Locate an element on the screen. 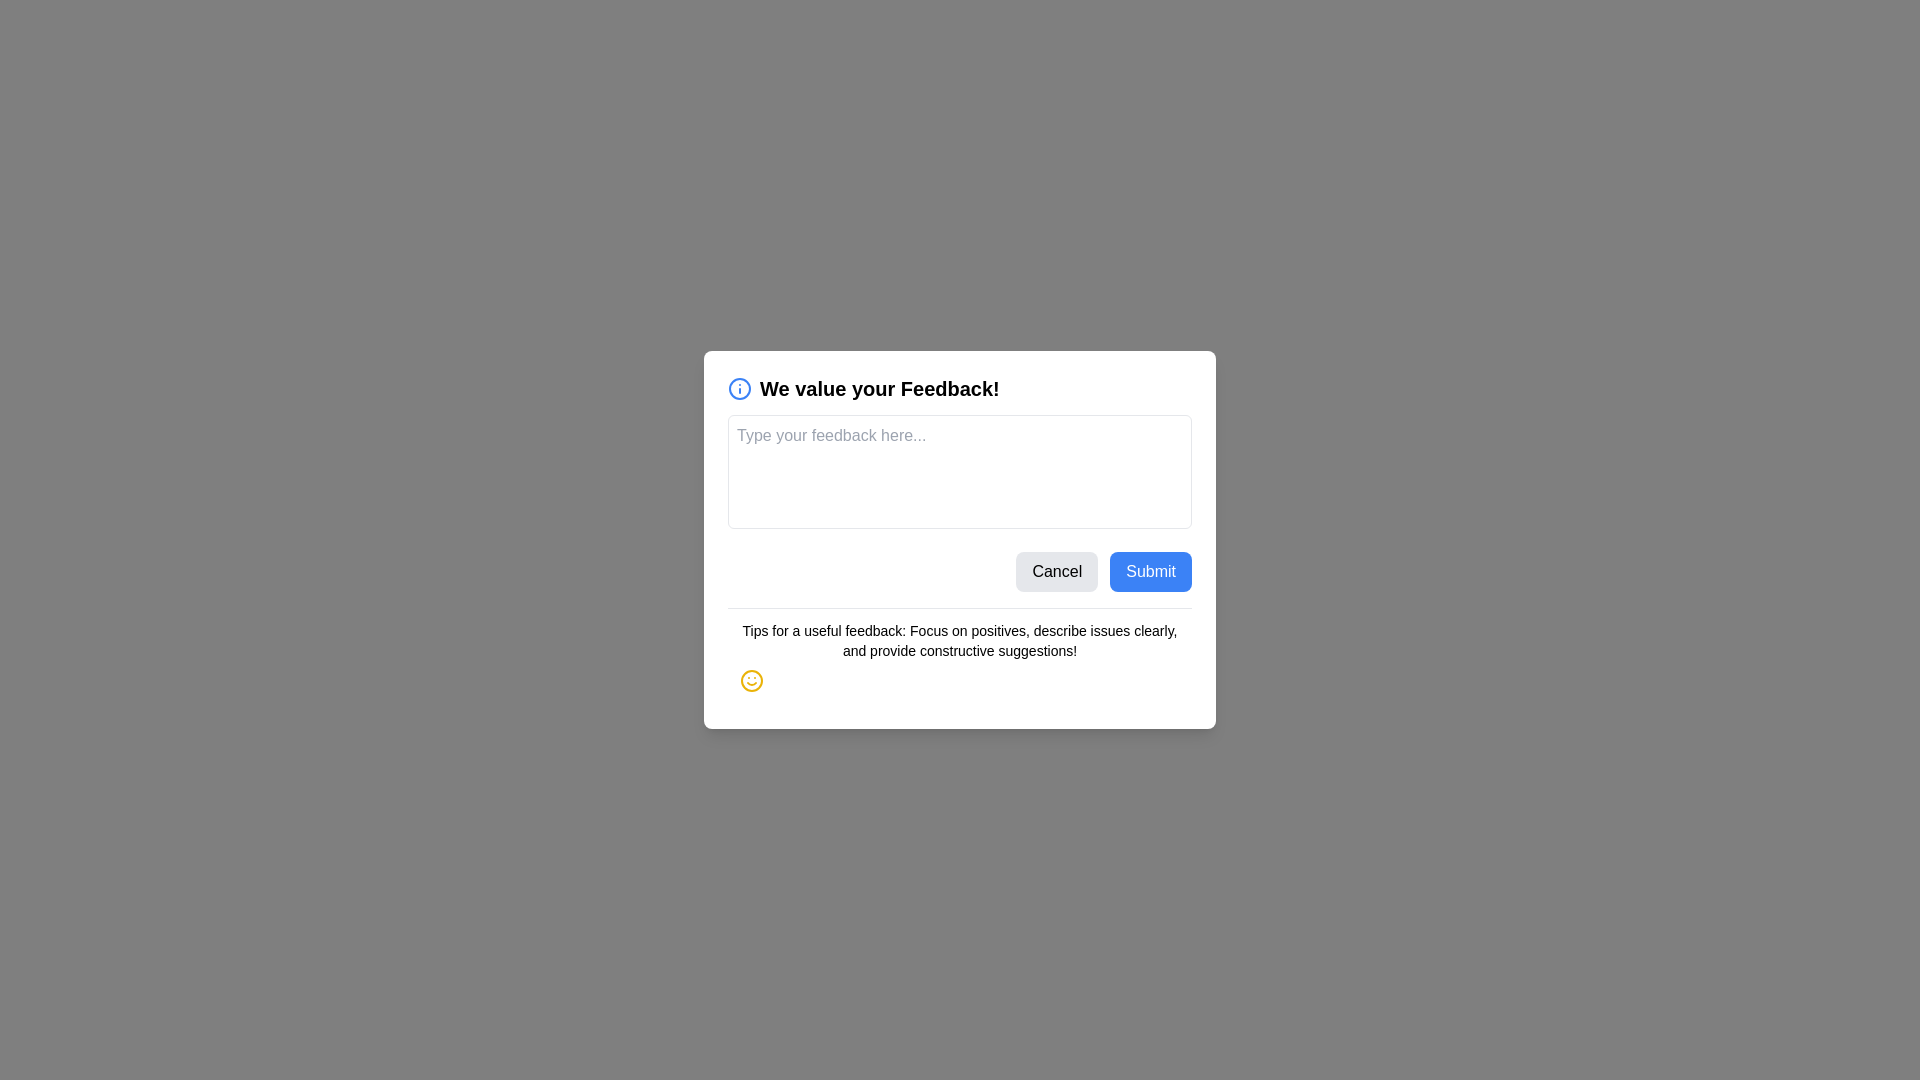  the feedback form to select it is located at coordinates (960, 540).